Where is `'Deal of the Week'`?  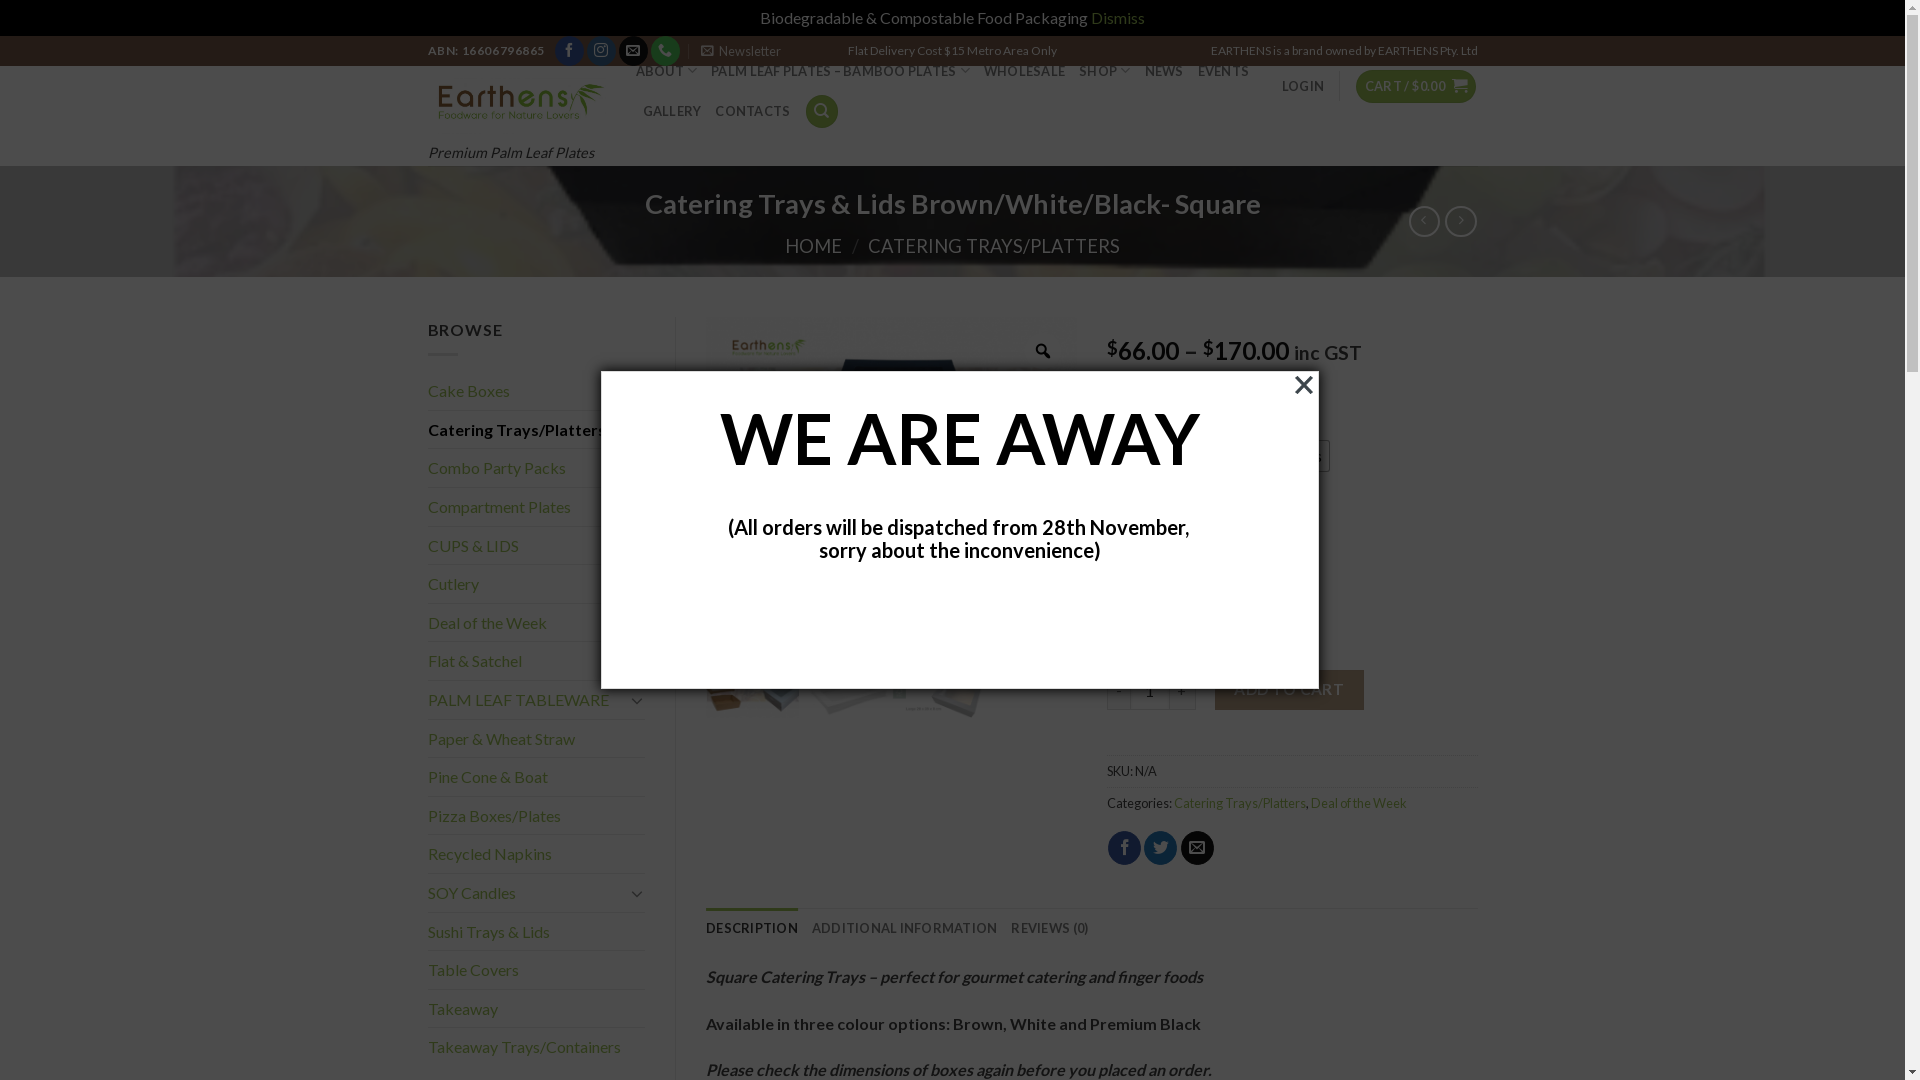 'Deal of the Week' is located at coordinates (526, 622).